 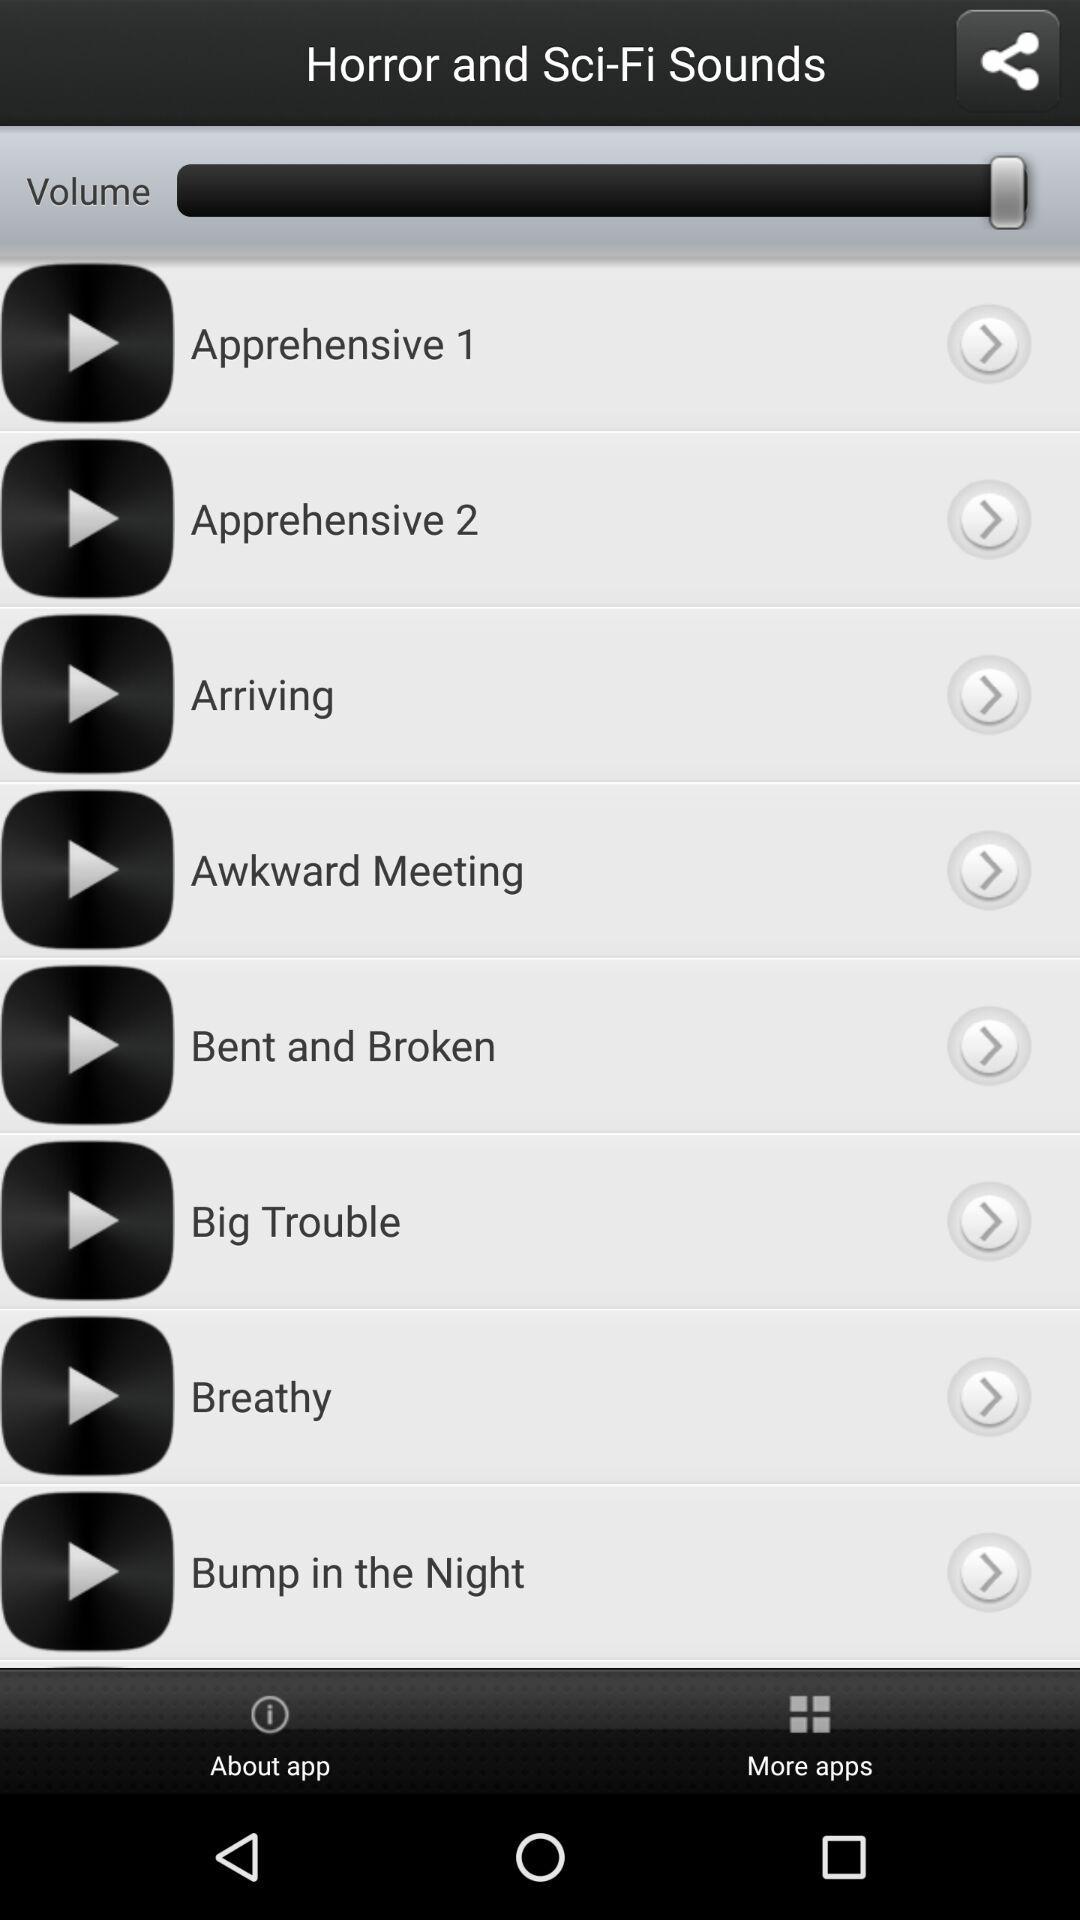 I want to click on option, so click(x=987, y=1570).